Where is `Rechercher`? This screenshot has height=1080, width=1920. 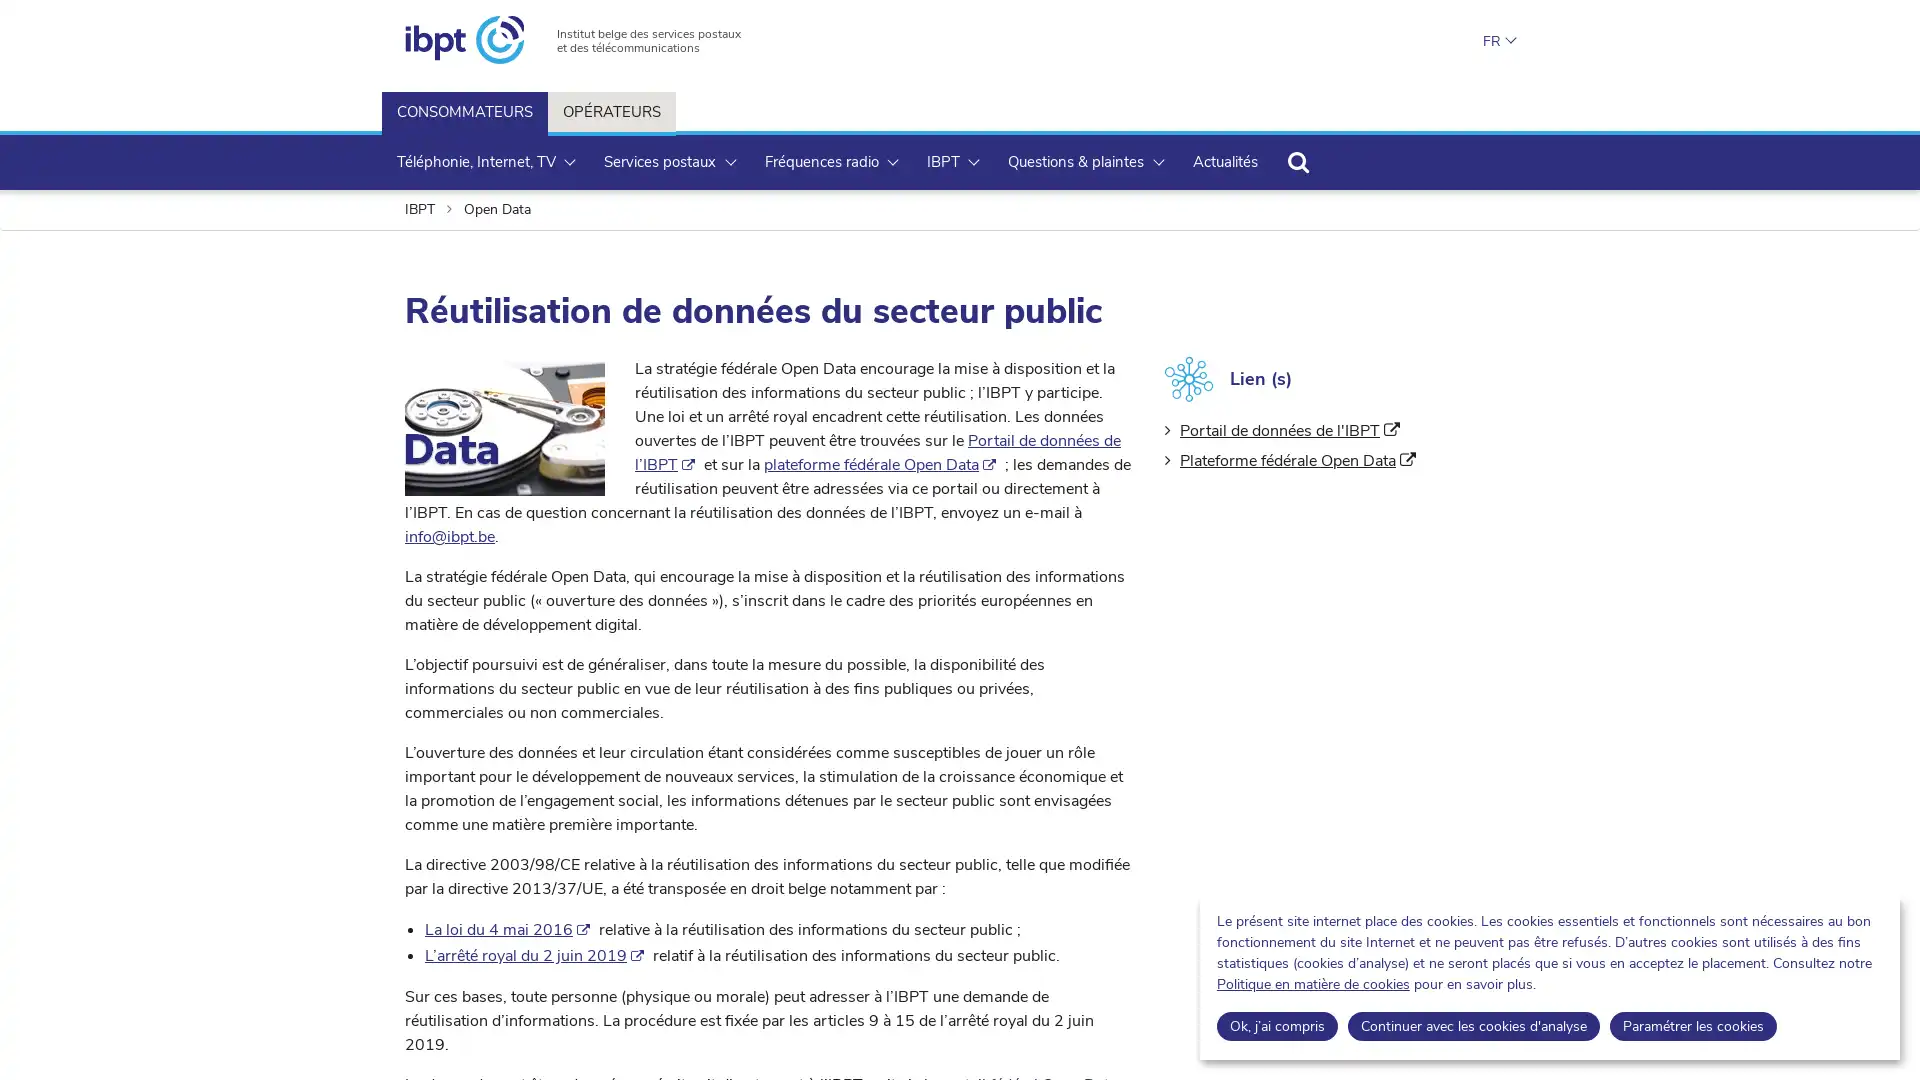 Rechercher is located at coordinates (1299, 161).